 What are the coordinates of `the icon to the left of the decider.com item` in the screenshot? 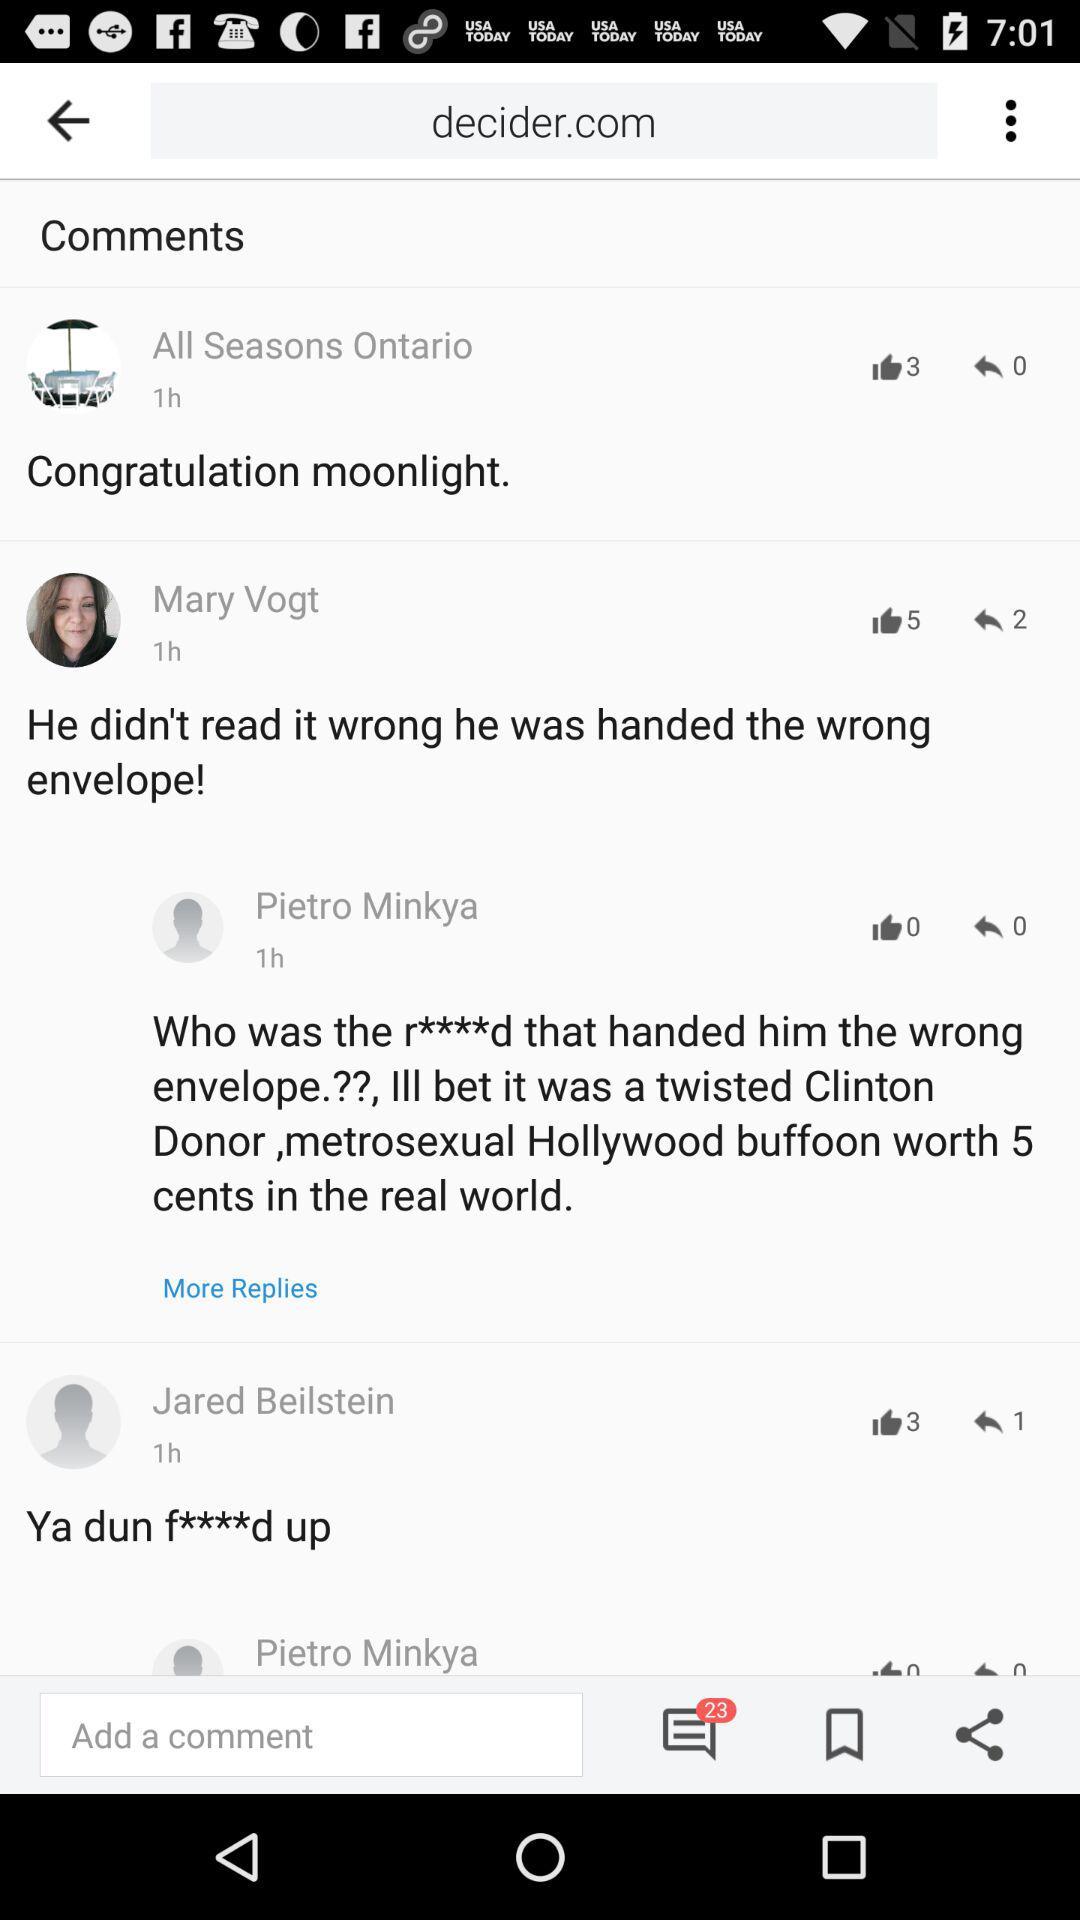 It's located at (74, 119).